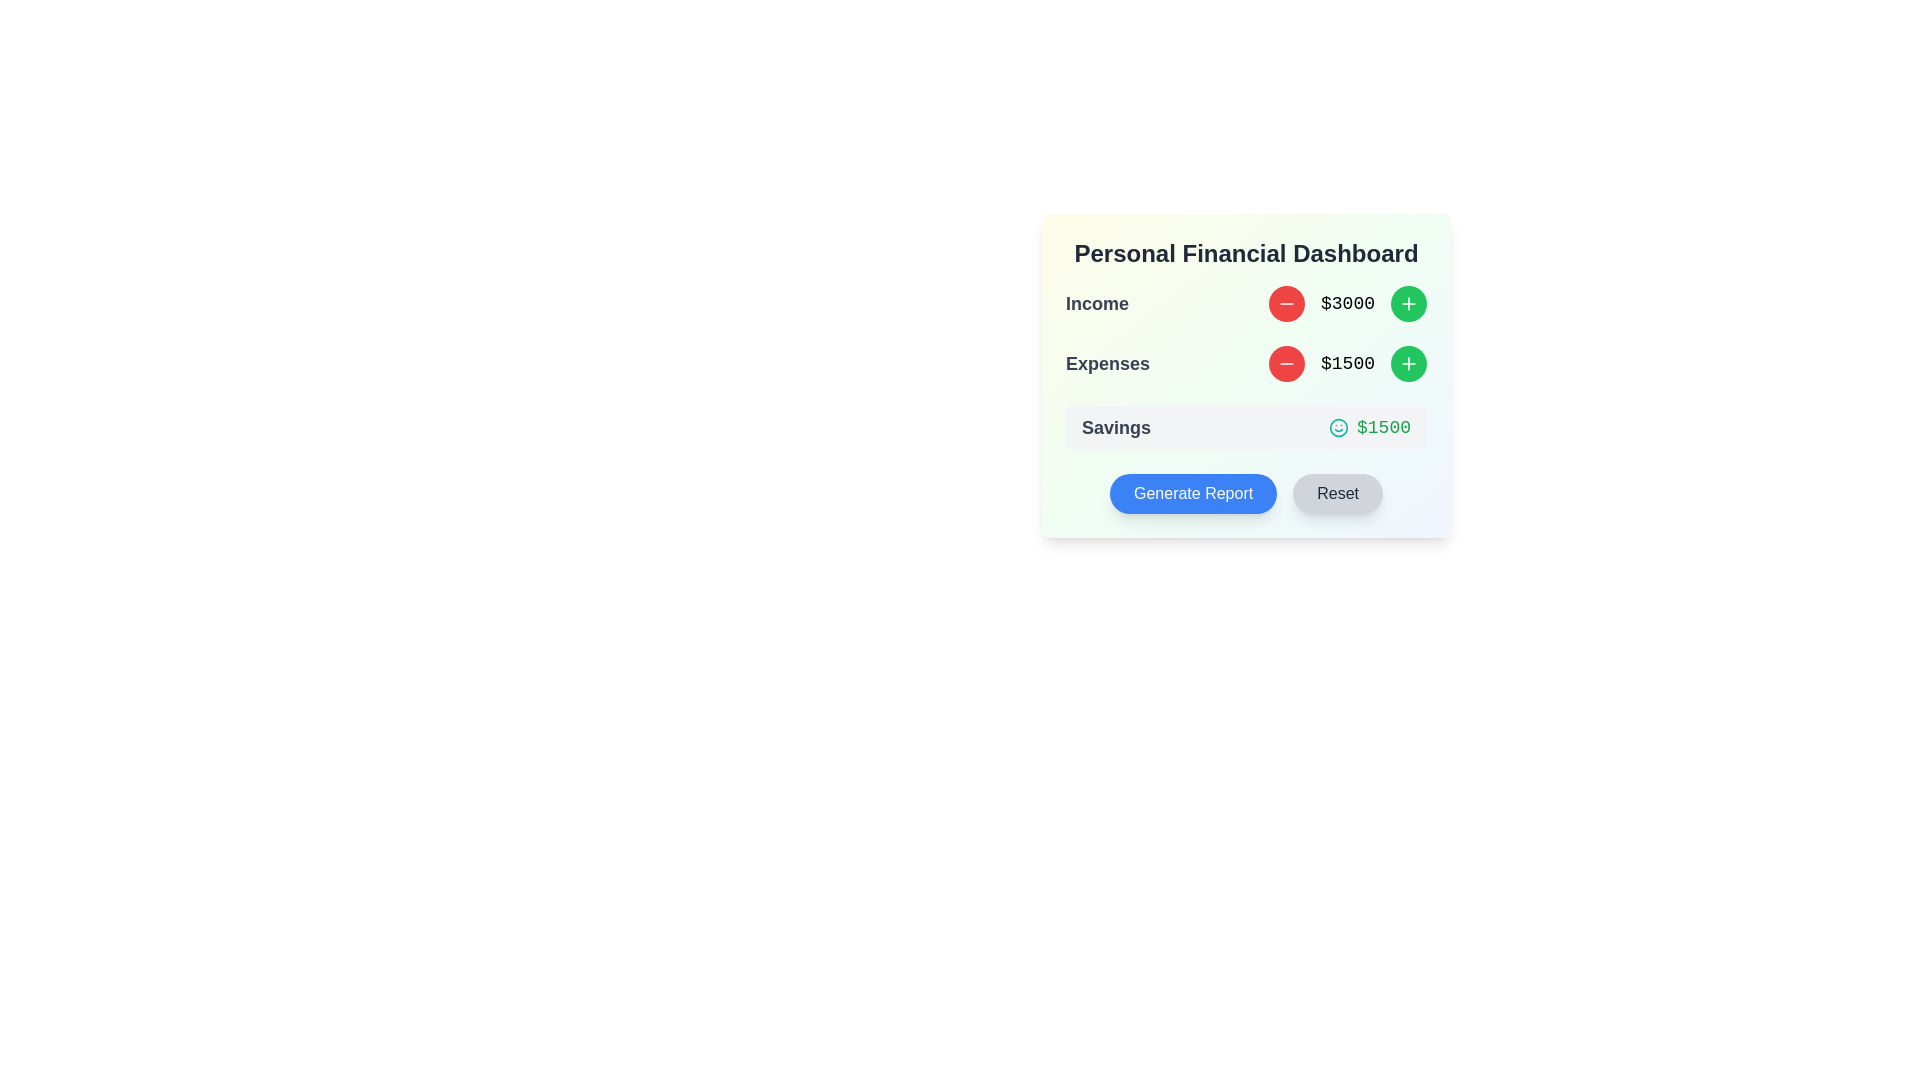 The height and width of the screenshot is (1080, 1920). Describe the element at coordinates (1348, 363) in the screenshot. I see `displayed value of the static text label showing '$1500' in the 'Expenses' row of the 'Personal Financial Dashboard'` at that location.